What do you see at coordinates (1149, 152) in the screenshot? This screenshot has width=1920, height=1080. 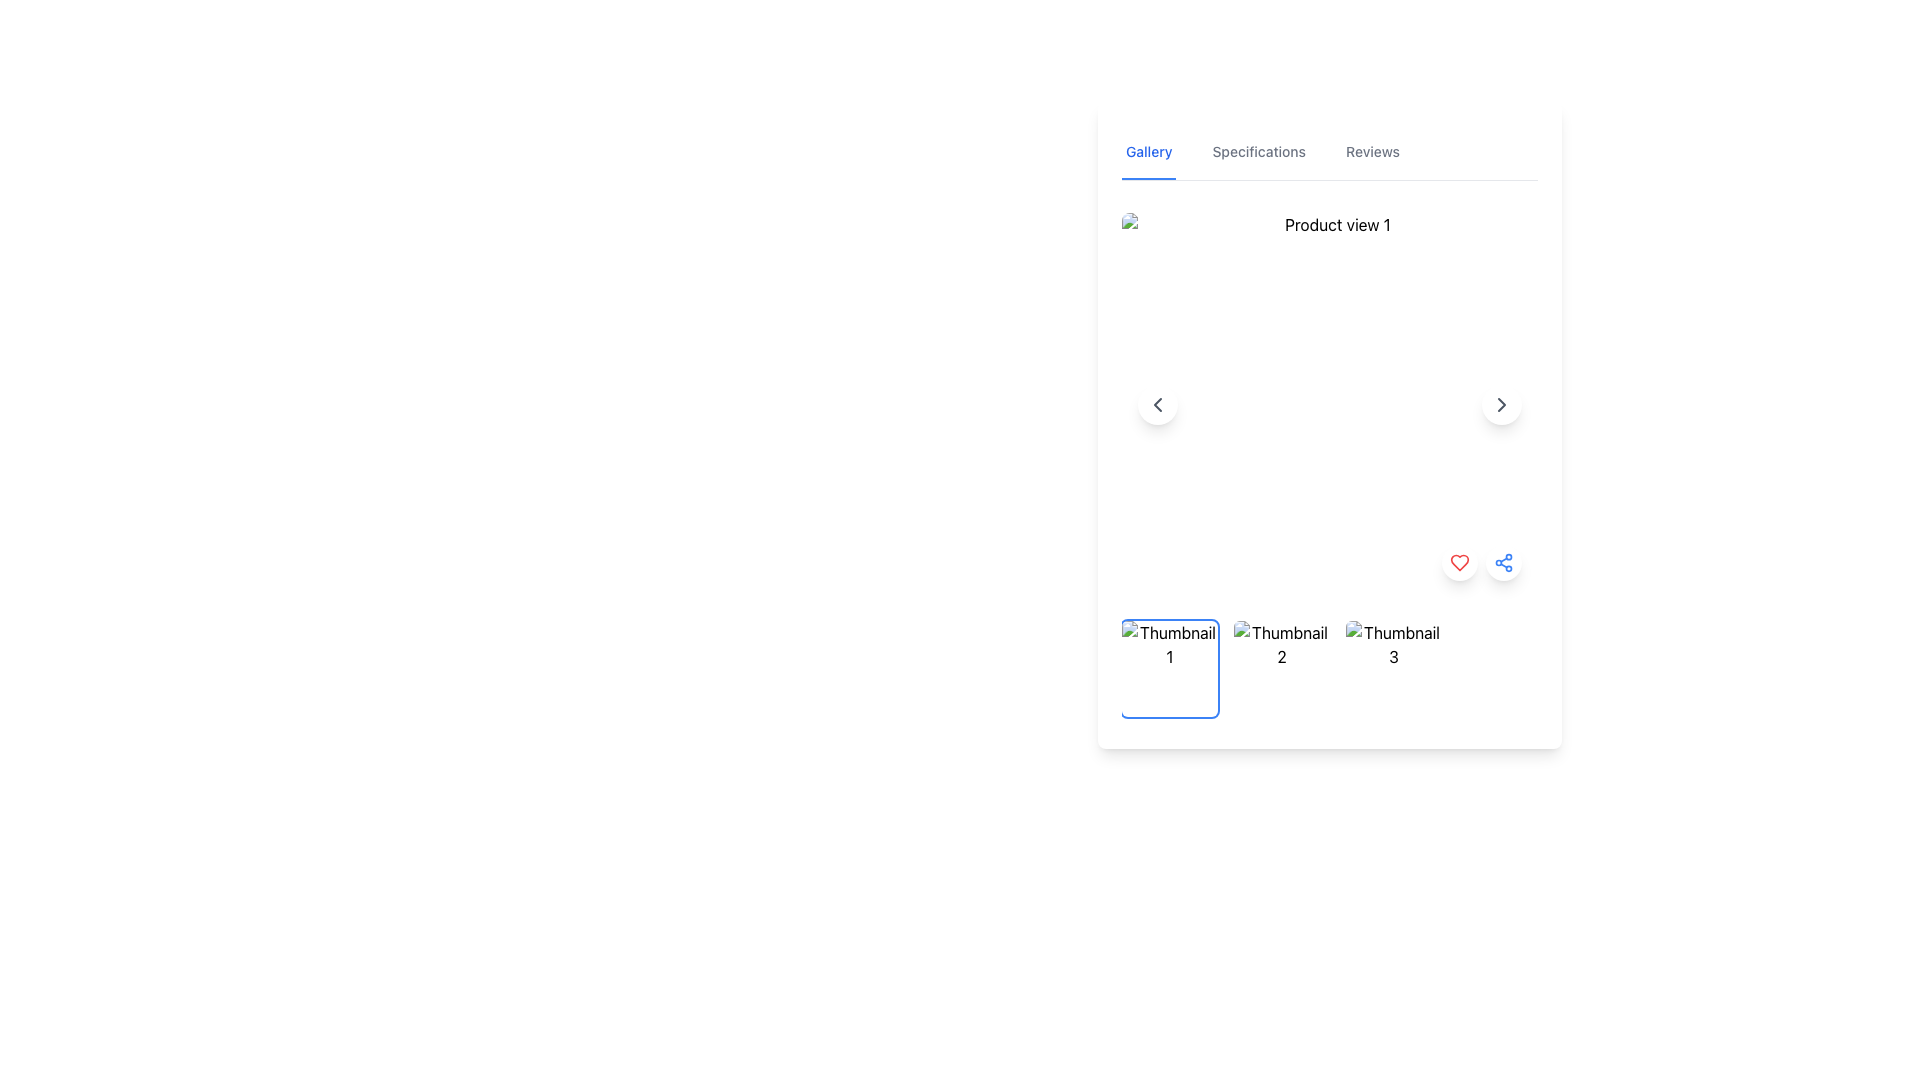 I see `the first button at the top-left corner of the interface` at bounding box center [1149, 152].